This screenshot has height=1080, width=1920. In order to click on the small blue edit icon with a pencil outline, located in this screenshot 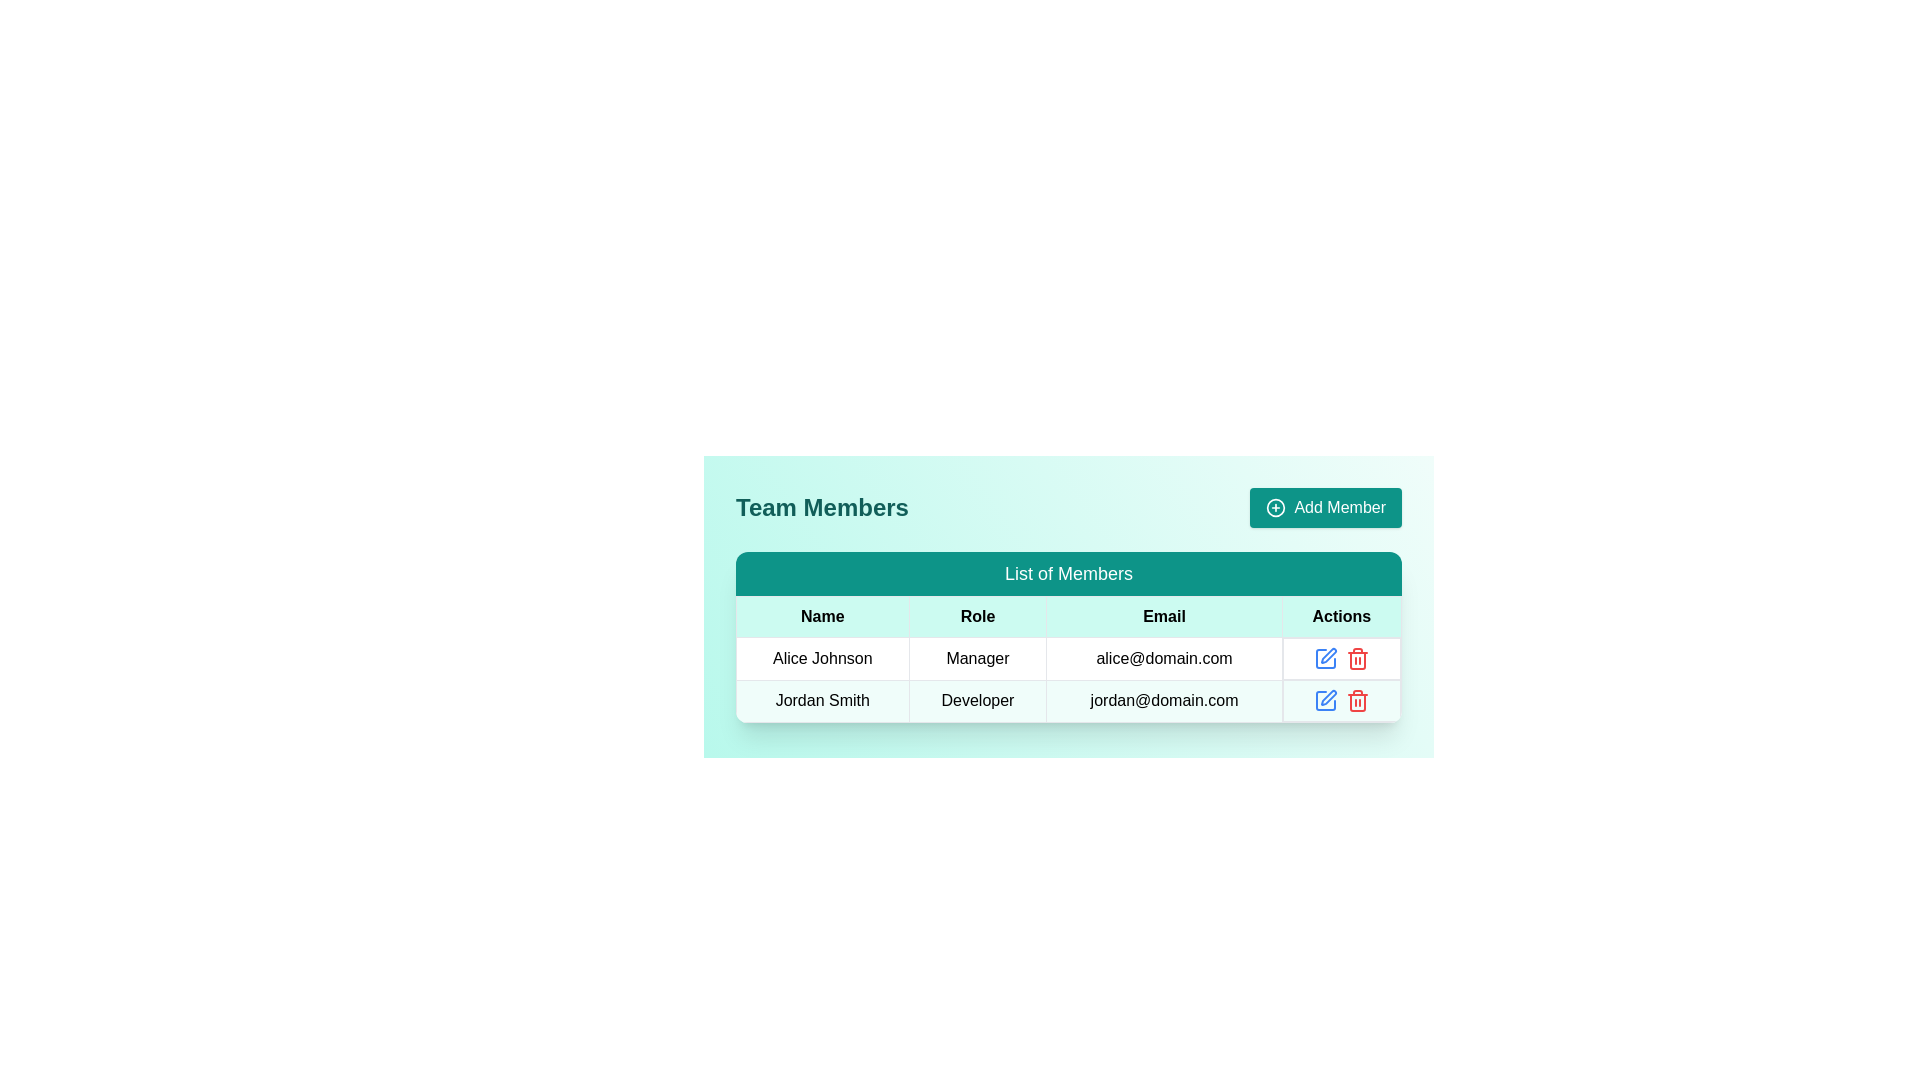, I will do `click(1325, 659)`.